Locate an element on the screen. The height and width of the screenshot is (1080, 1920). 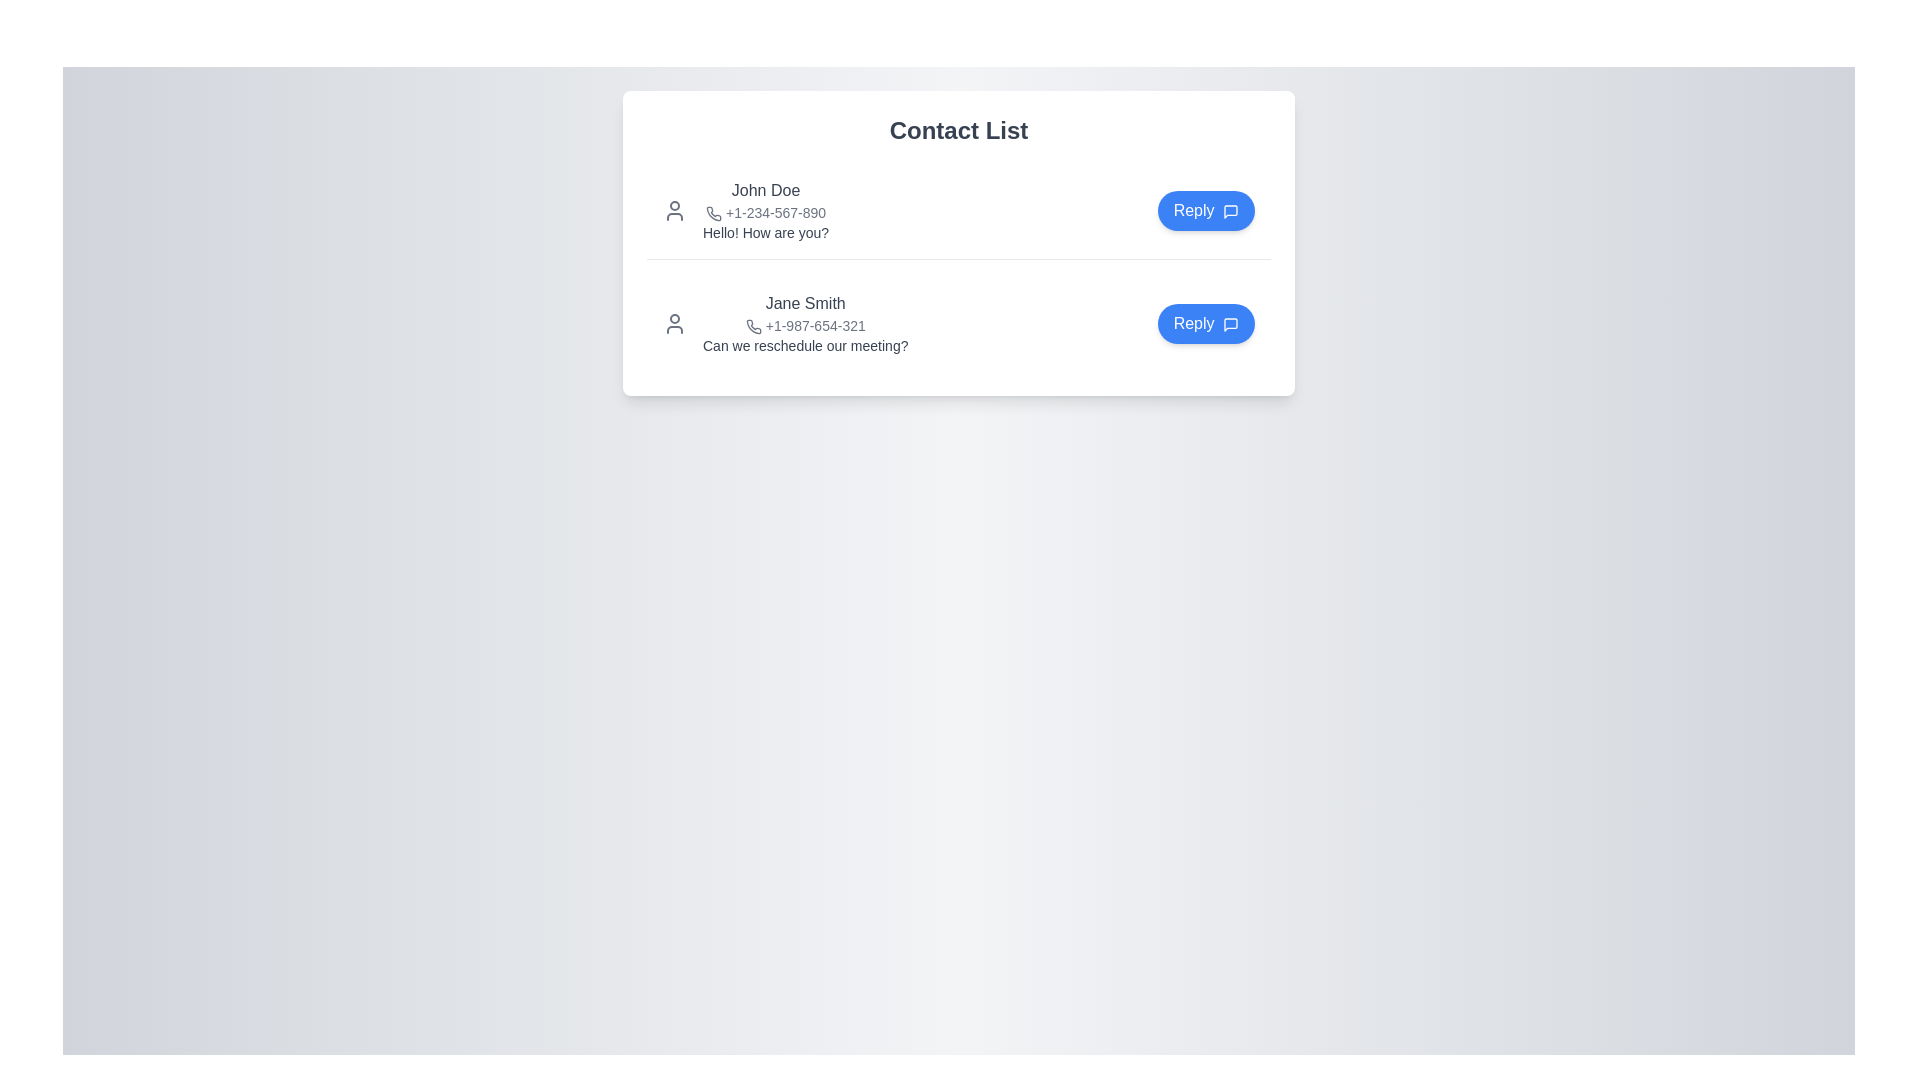
the reply button located in the top-right corner of the first user entry in the 'Contact List' card to reply to the associated message is located at coordinates (1204, 211).